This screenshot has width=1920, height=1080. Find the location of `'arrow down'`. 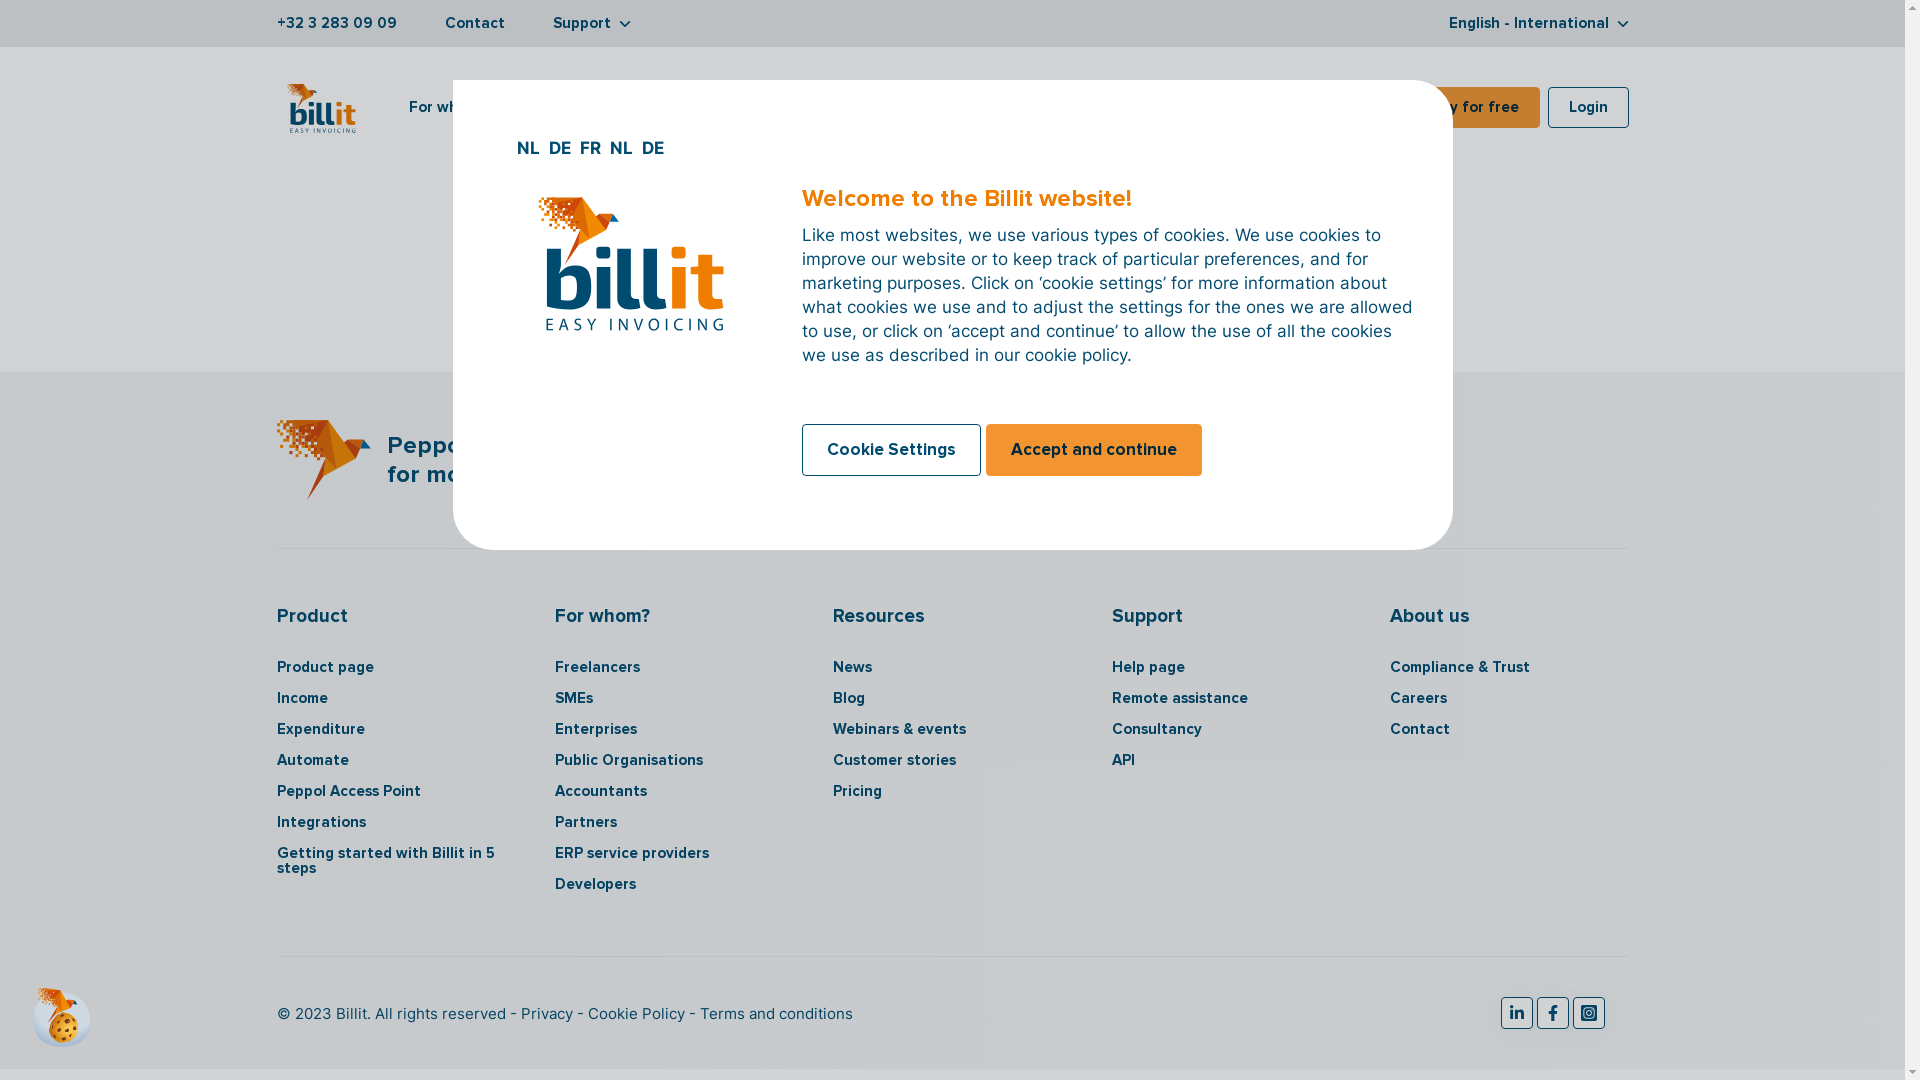

'arrow down' is located at coordinates (623, 23).